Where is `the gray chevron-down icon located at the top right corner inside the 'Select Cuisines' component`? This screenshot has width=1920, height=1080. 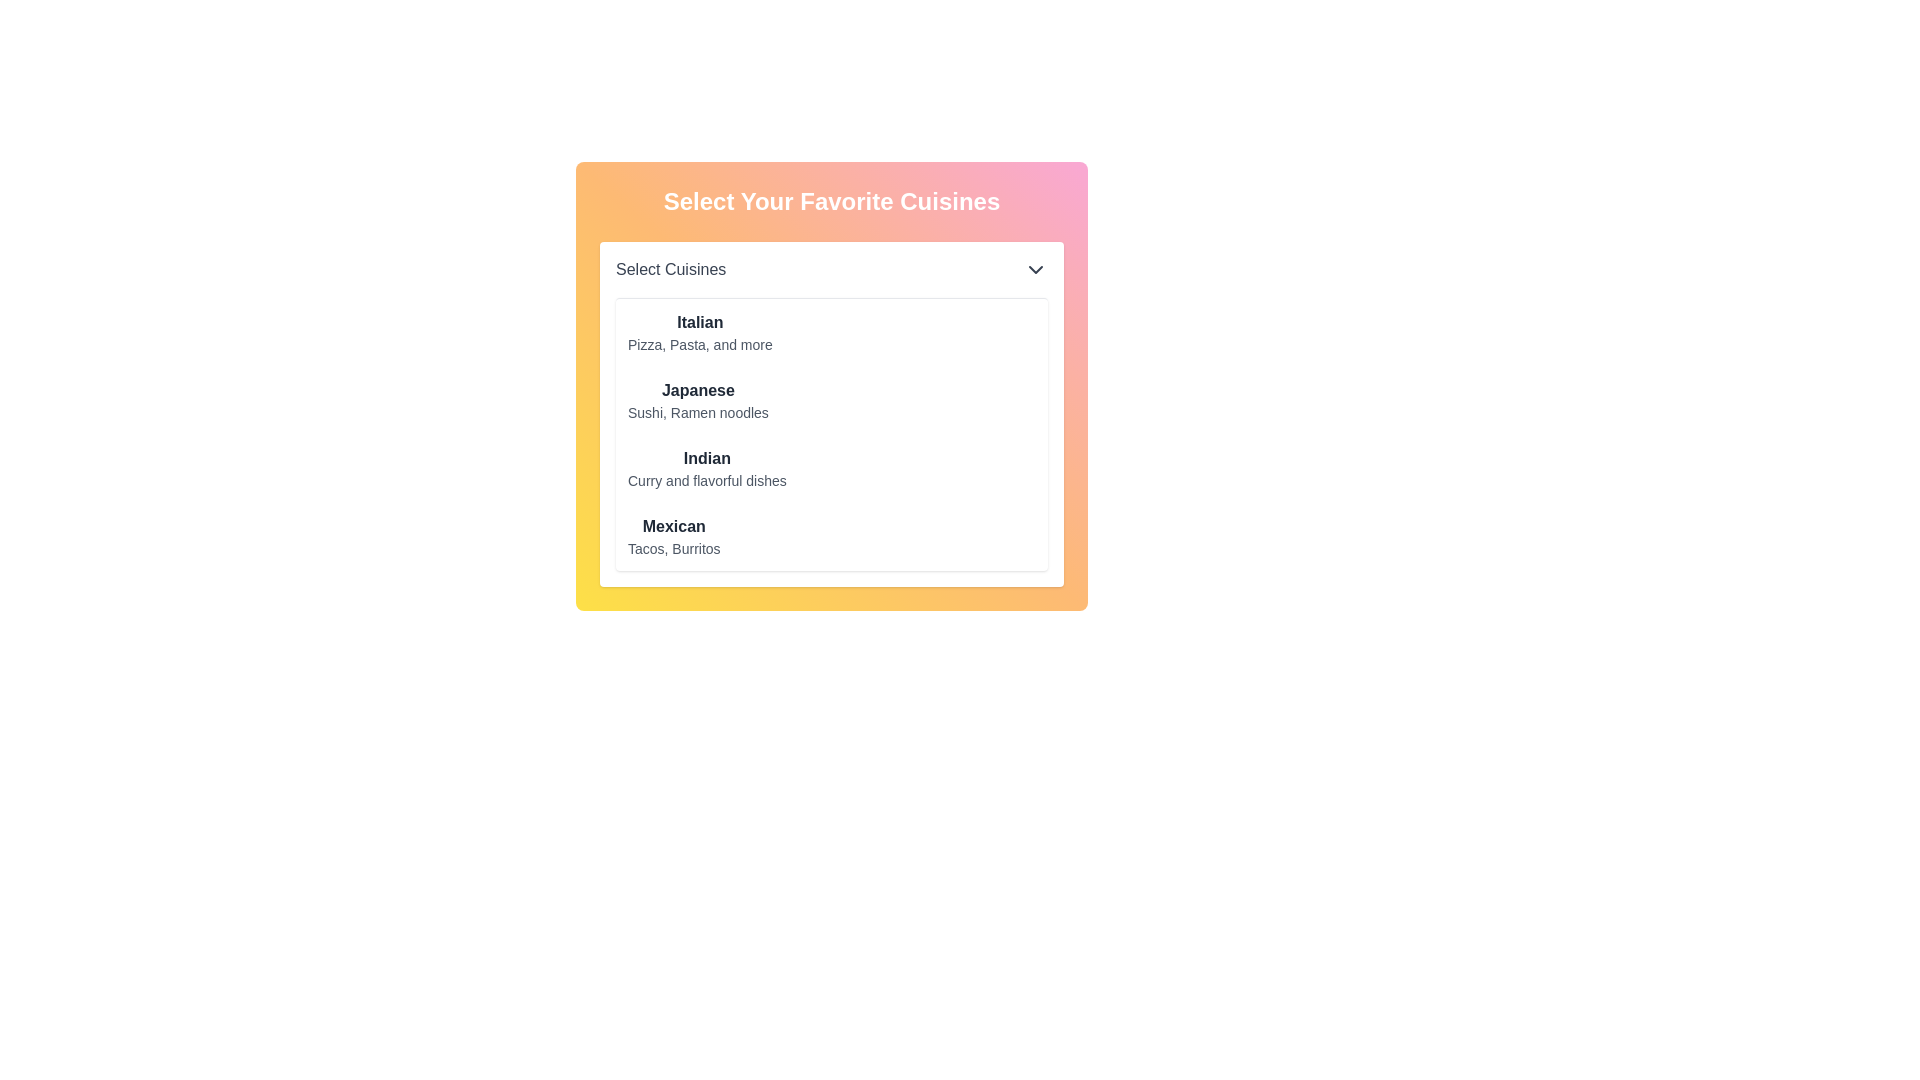
the gray chevron-down icon located at the top right corner inside the 'Select Cuisines' component is located at coordinates (1036, 270).